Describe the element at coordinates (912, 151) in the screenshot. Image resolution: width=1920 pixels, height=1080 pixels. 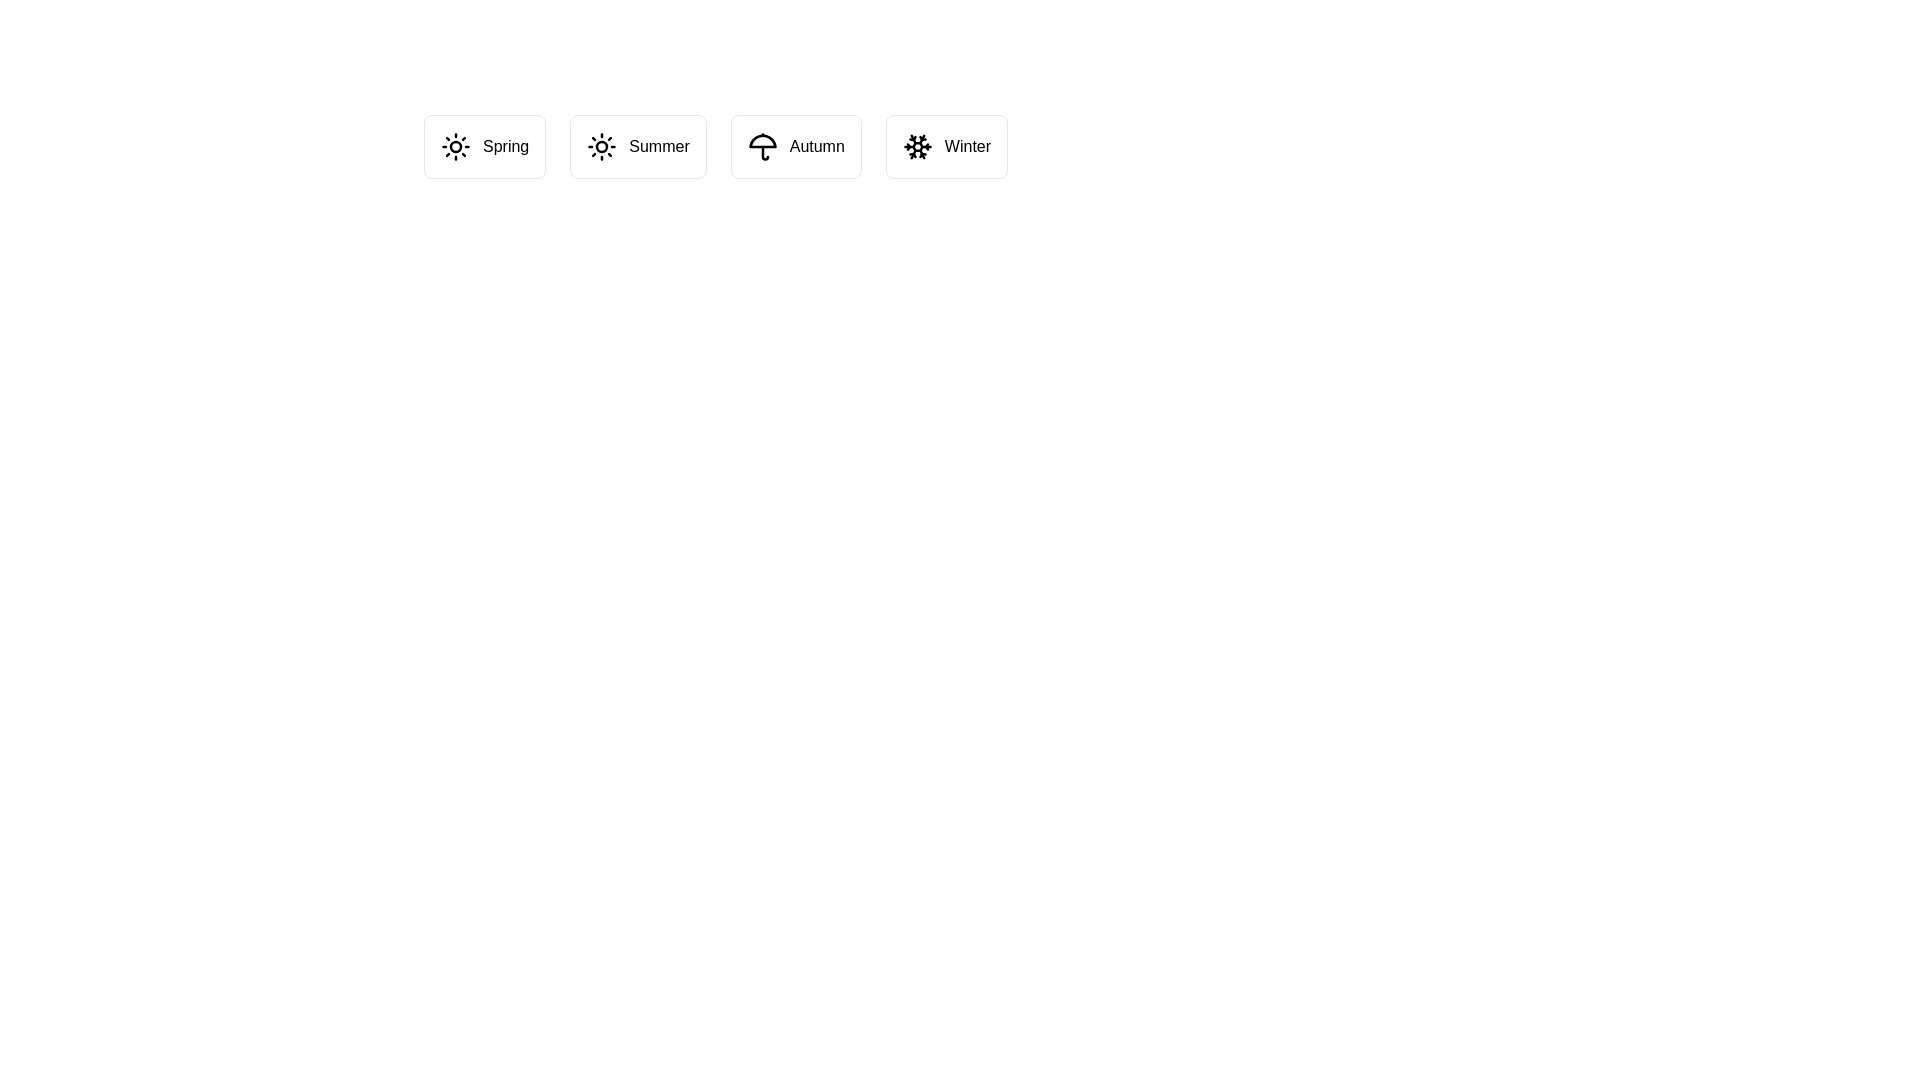
I see `the lower arm segment of the snowflake icon within the 'Winter' button located at the rightmost position of the button row` at that location.